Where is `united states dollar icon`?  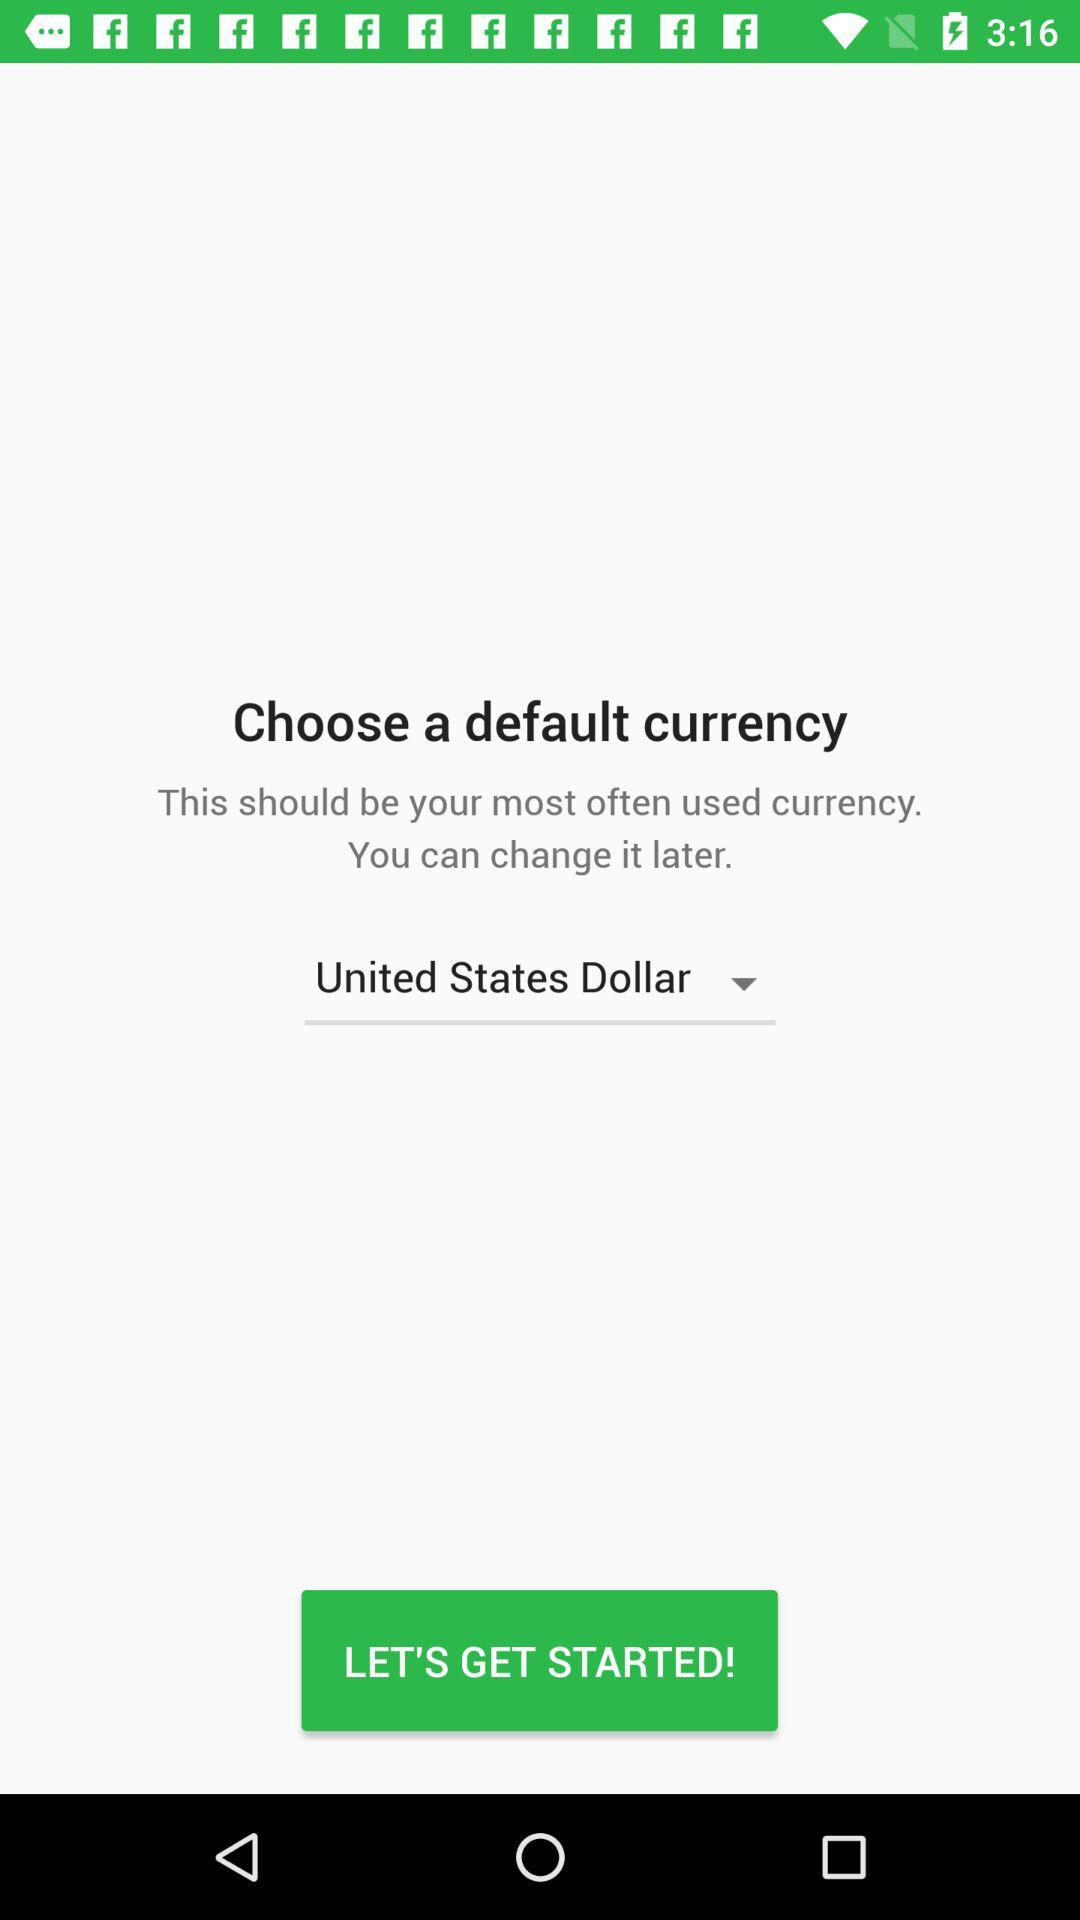 united states dollar icon is located at coordinates (540, 983).